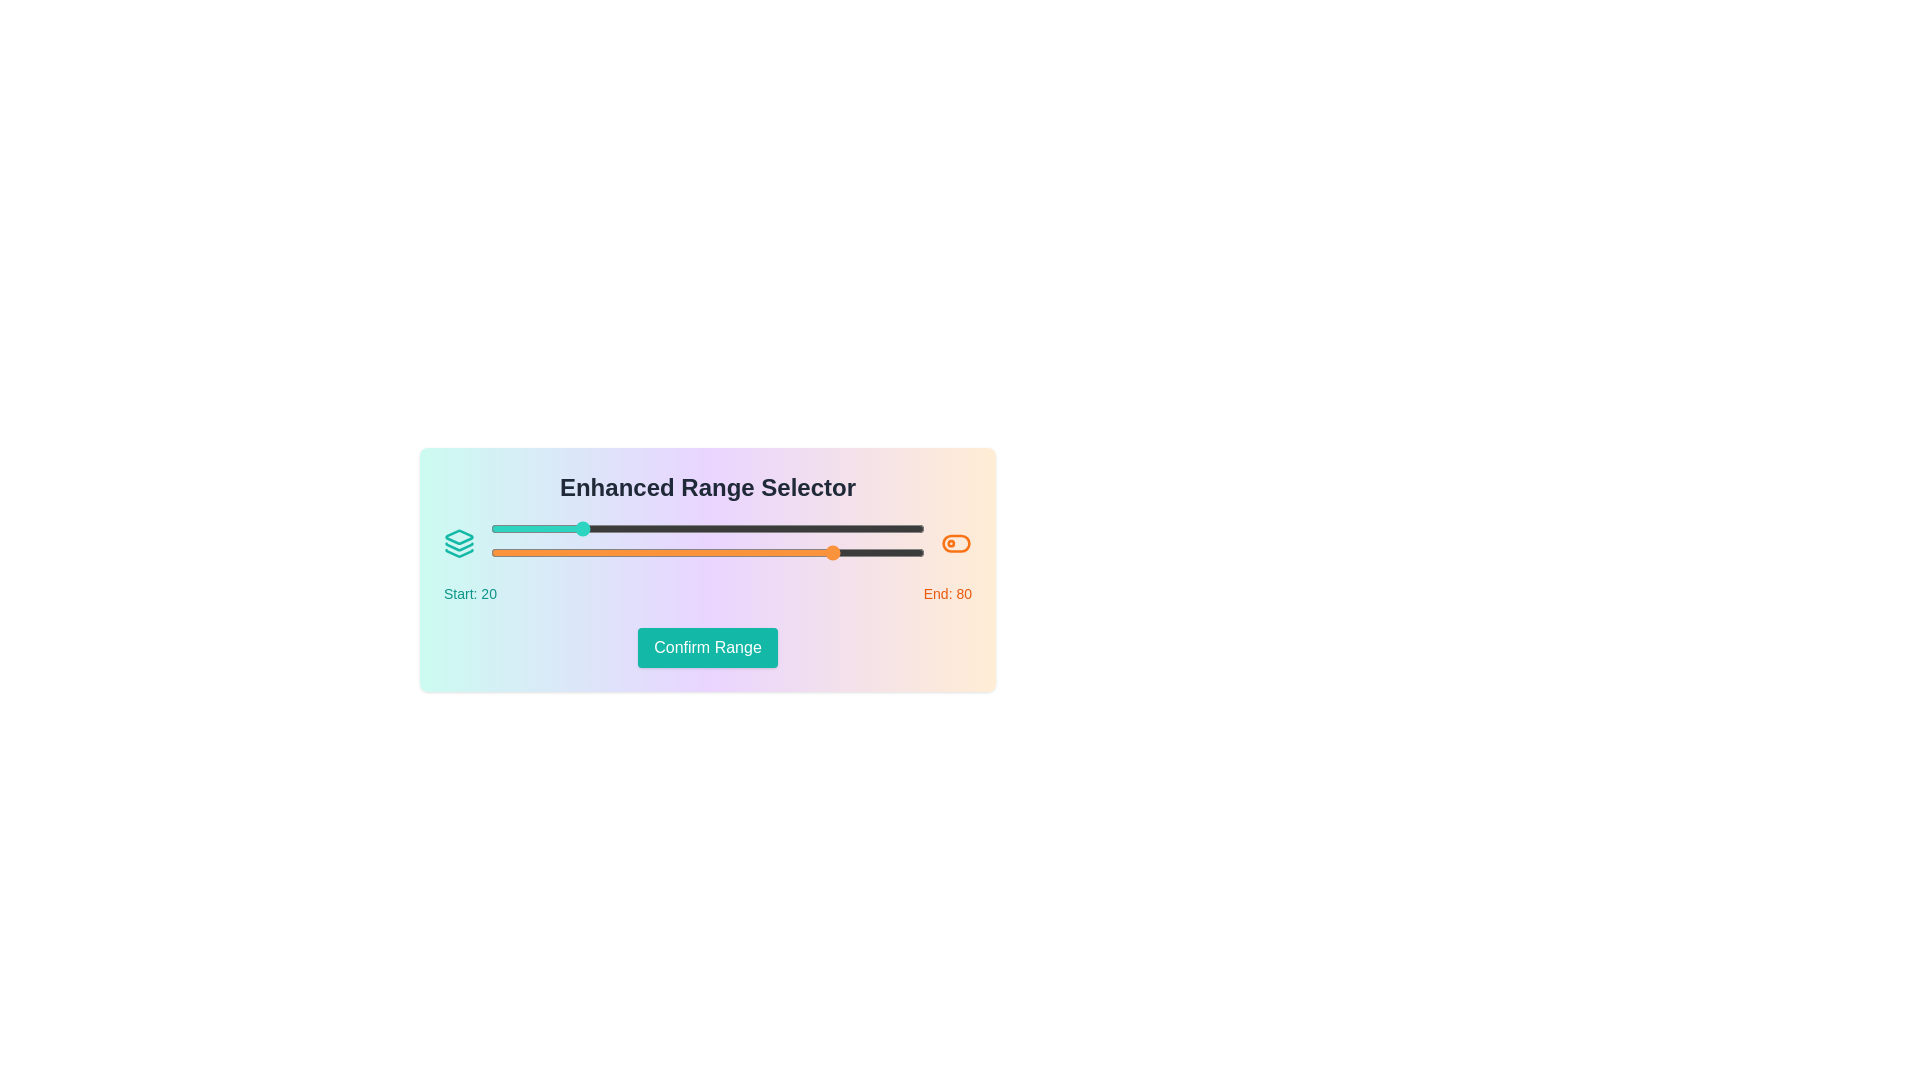  I want to click on the slider value, so click(660, 552).